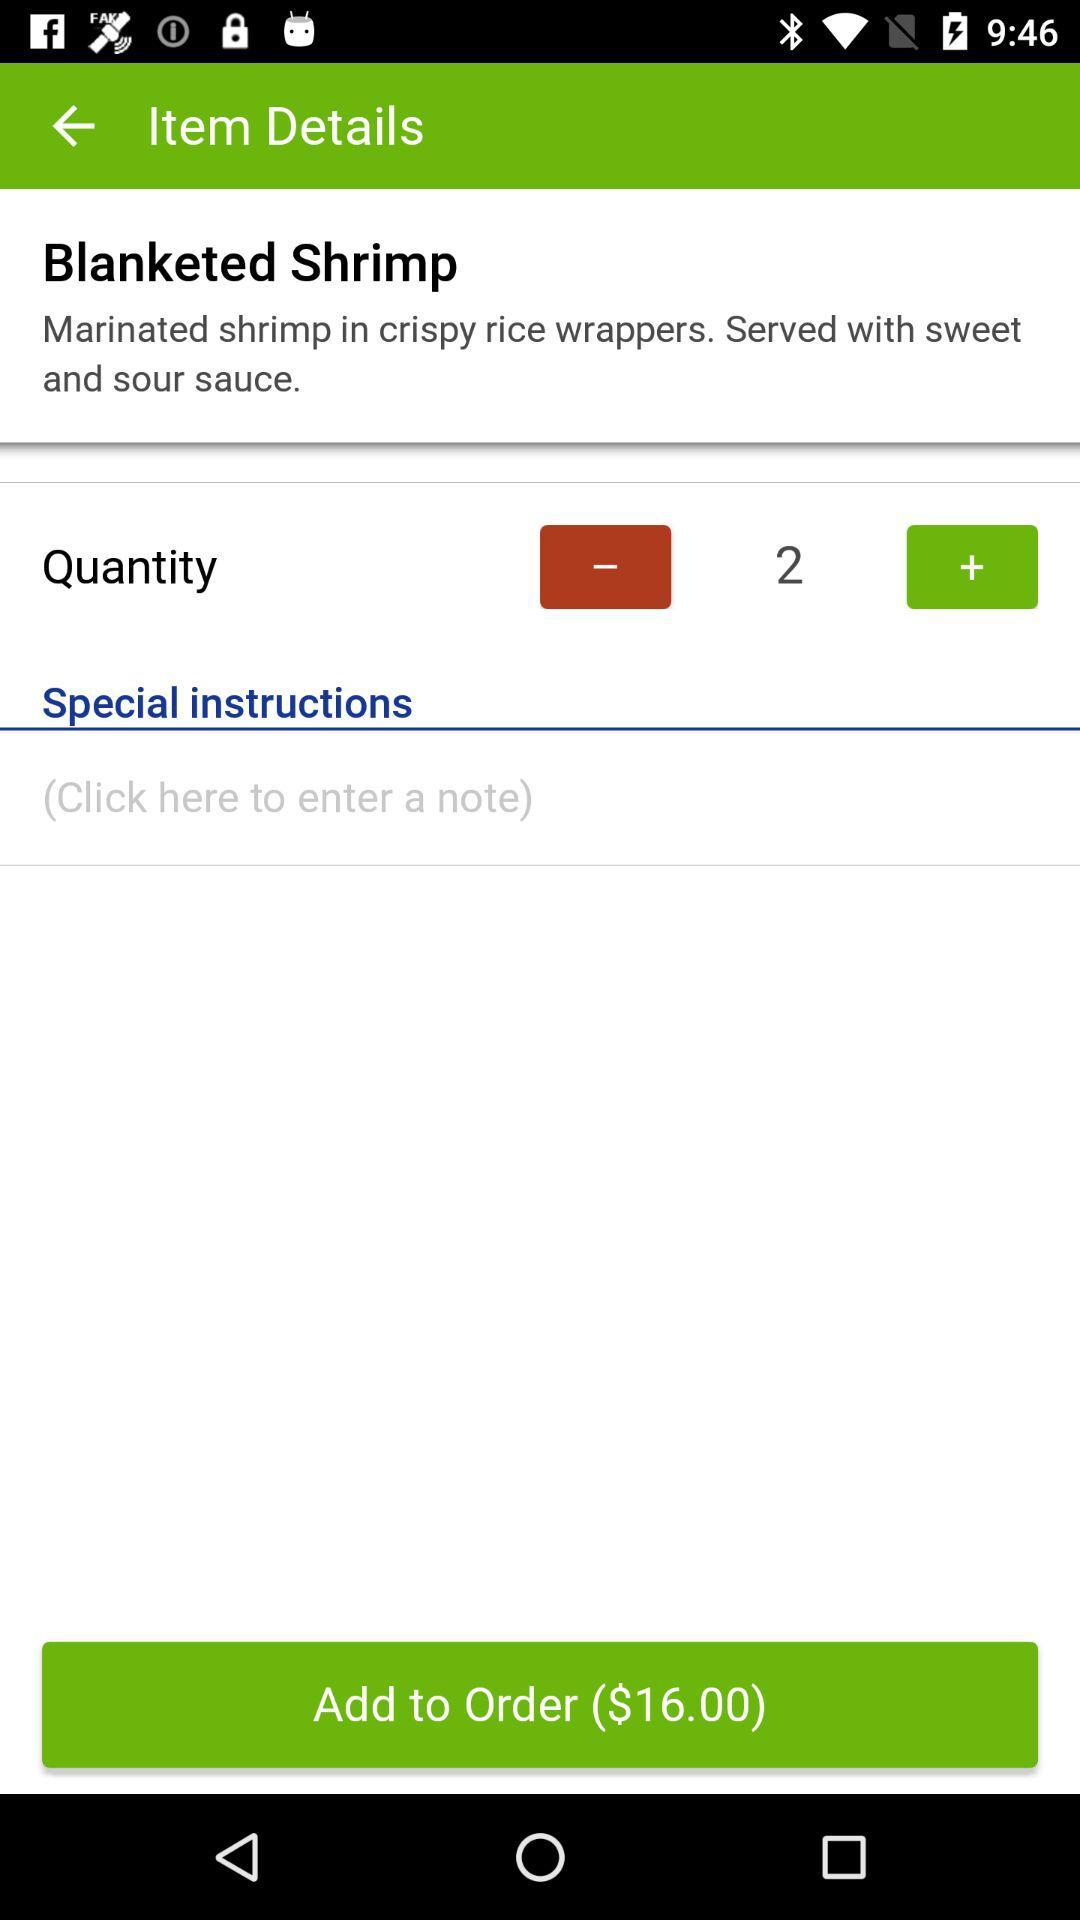  I want to click on + item, so click(971, 565).